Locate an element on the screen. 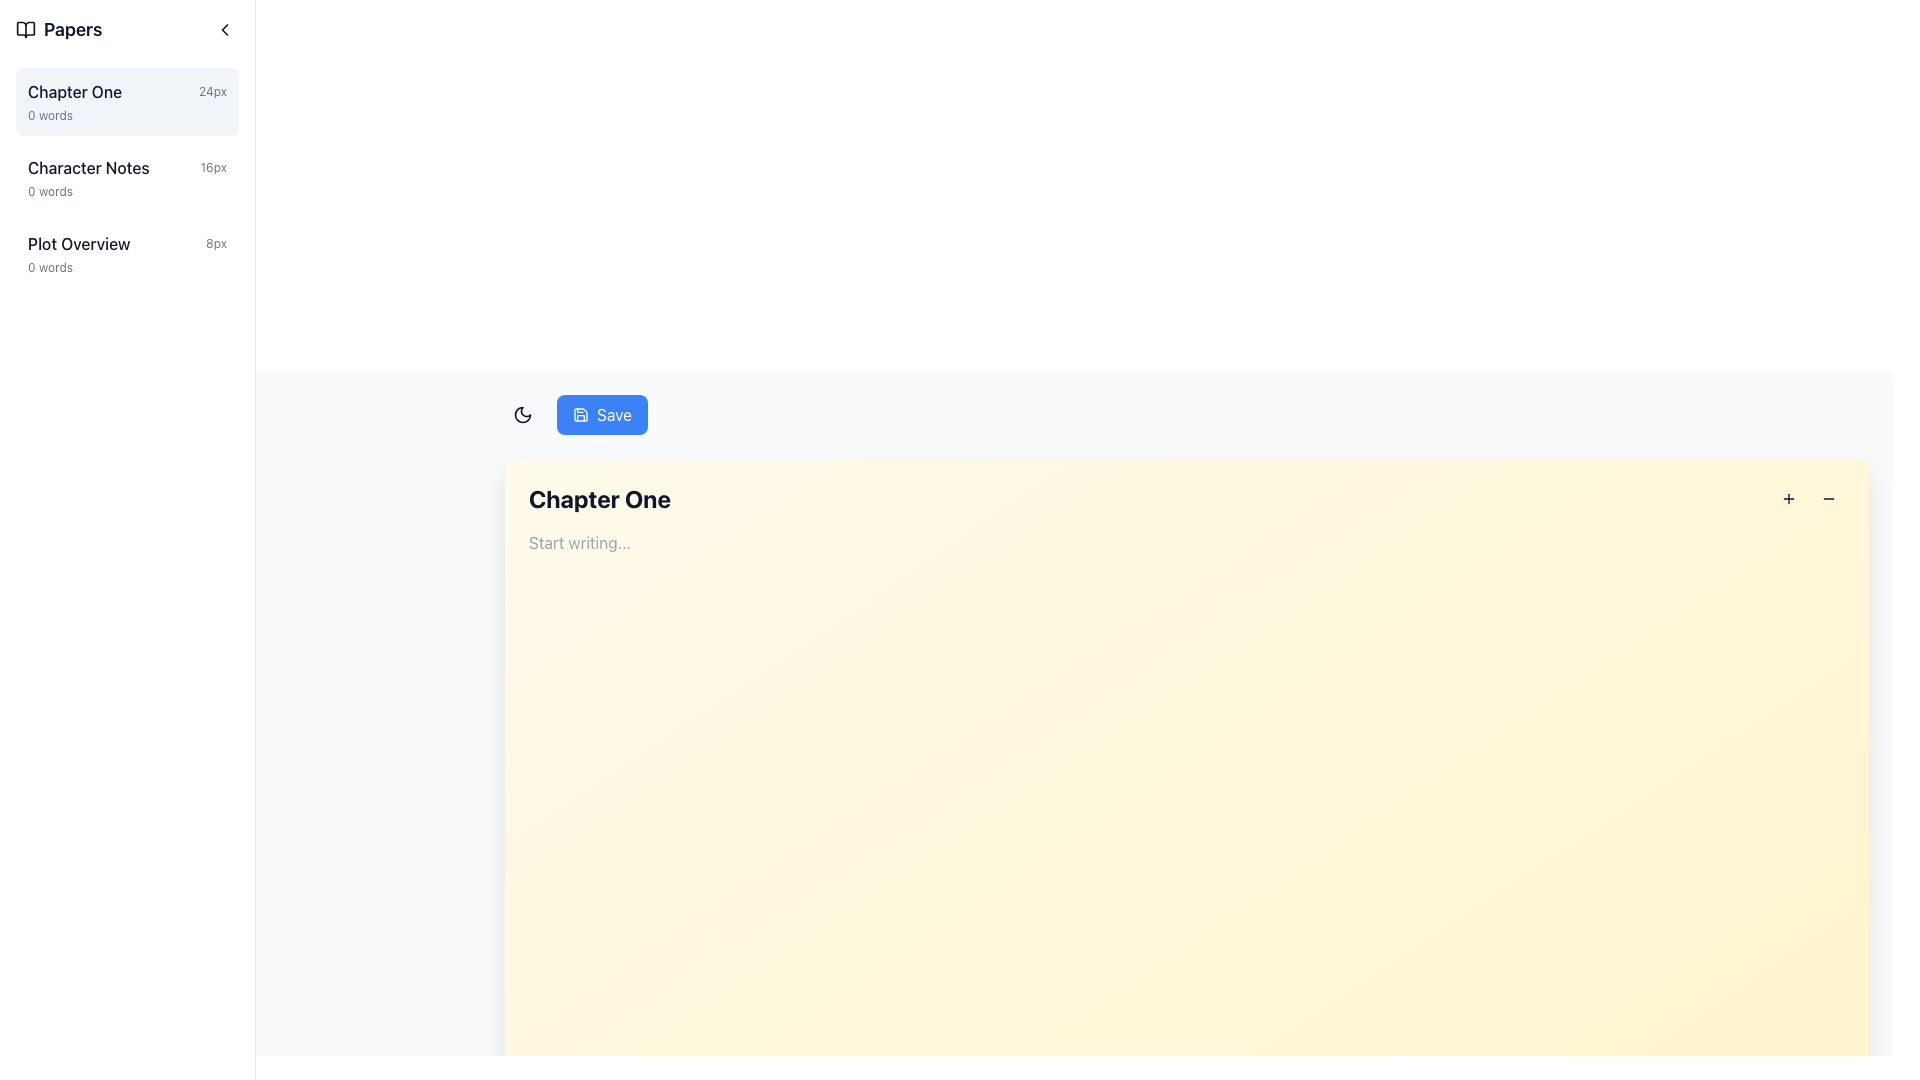 The image size is (1920, 1080). the title bar of the sidebar which indicates the context of the listed items below is located at coordinates (126, 30).